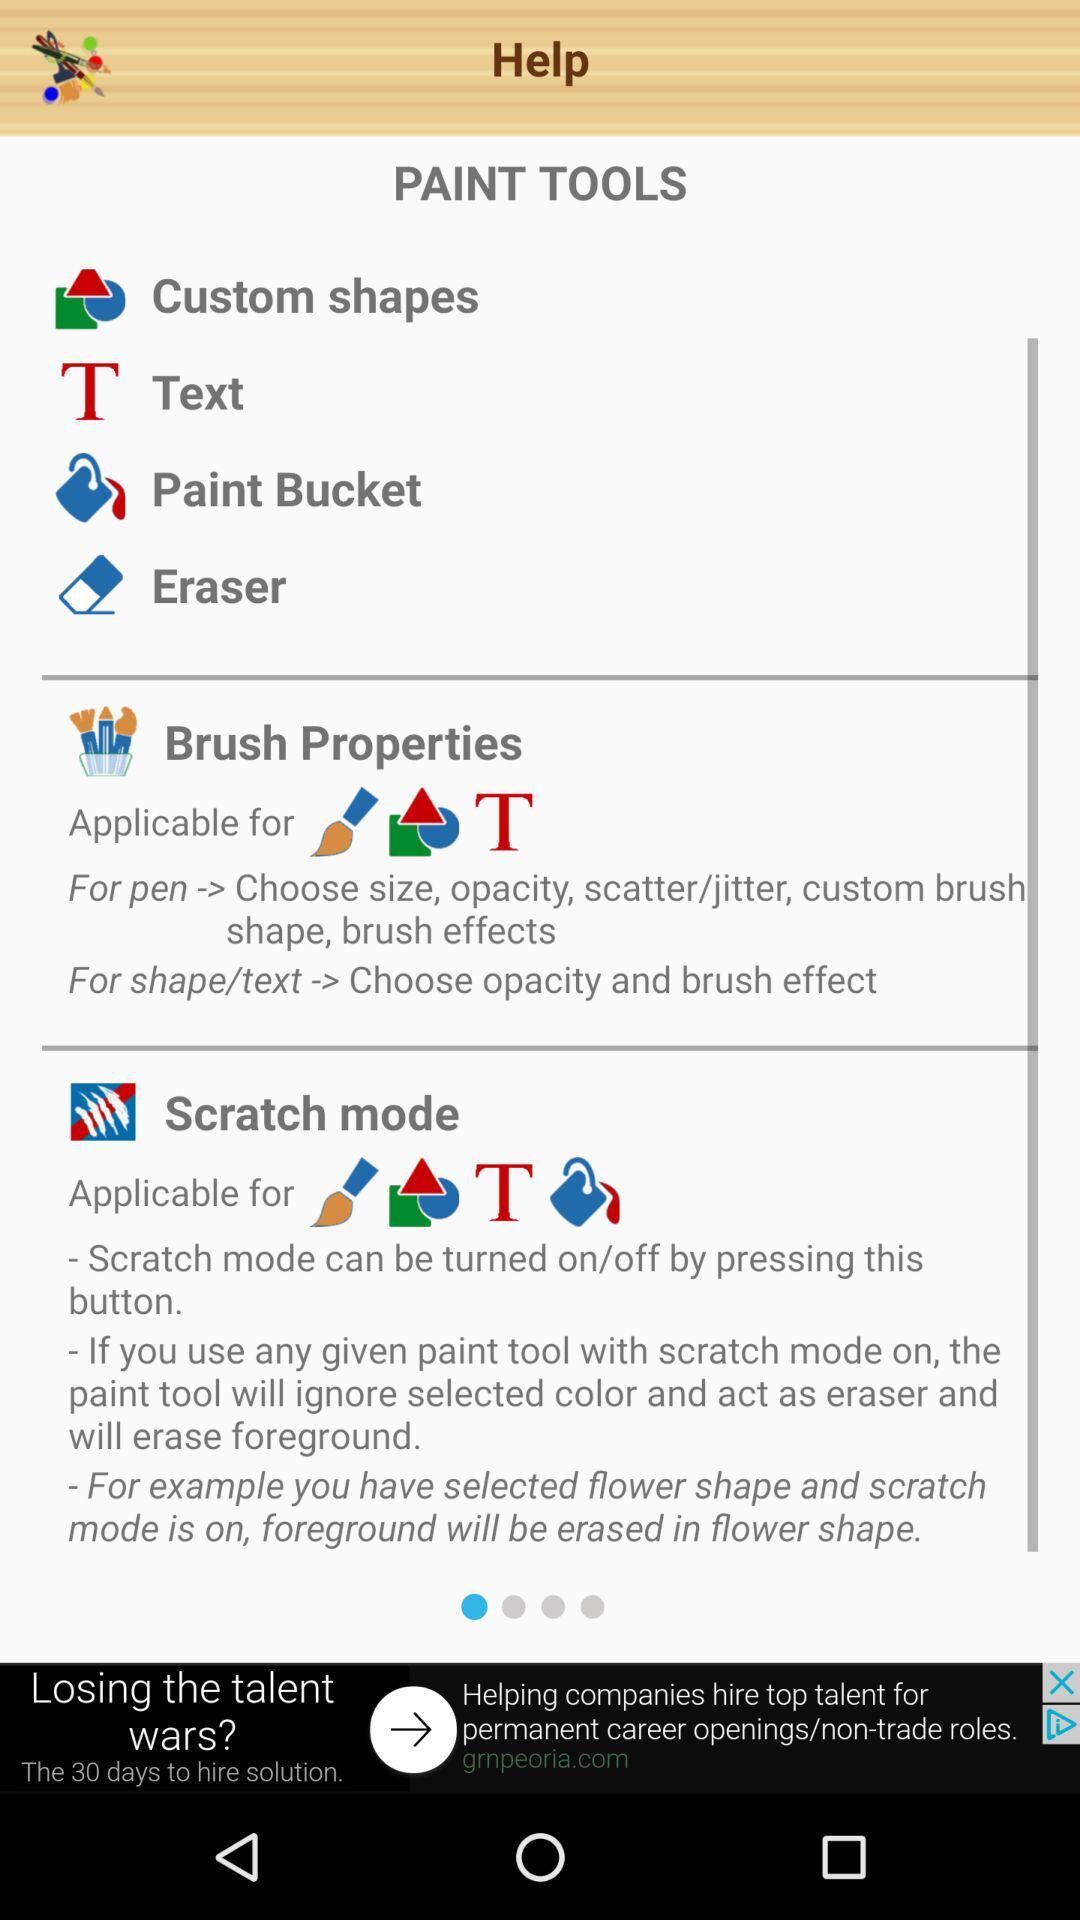 This screenshot has width=1080, height=1920. I want to click on open advertisement, so click(540, 1727).